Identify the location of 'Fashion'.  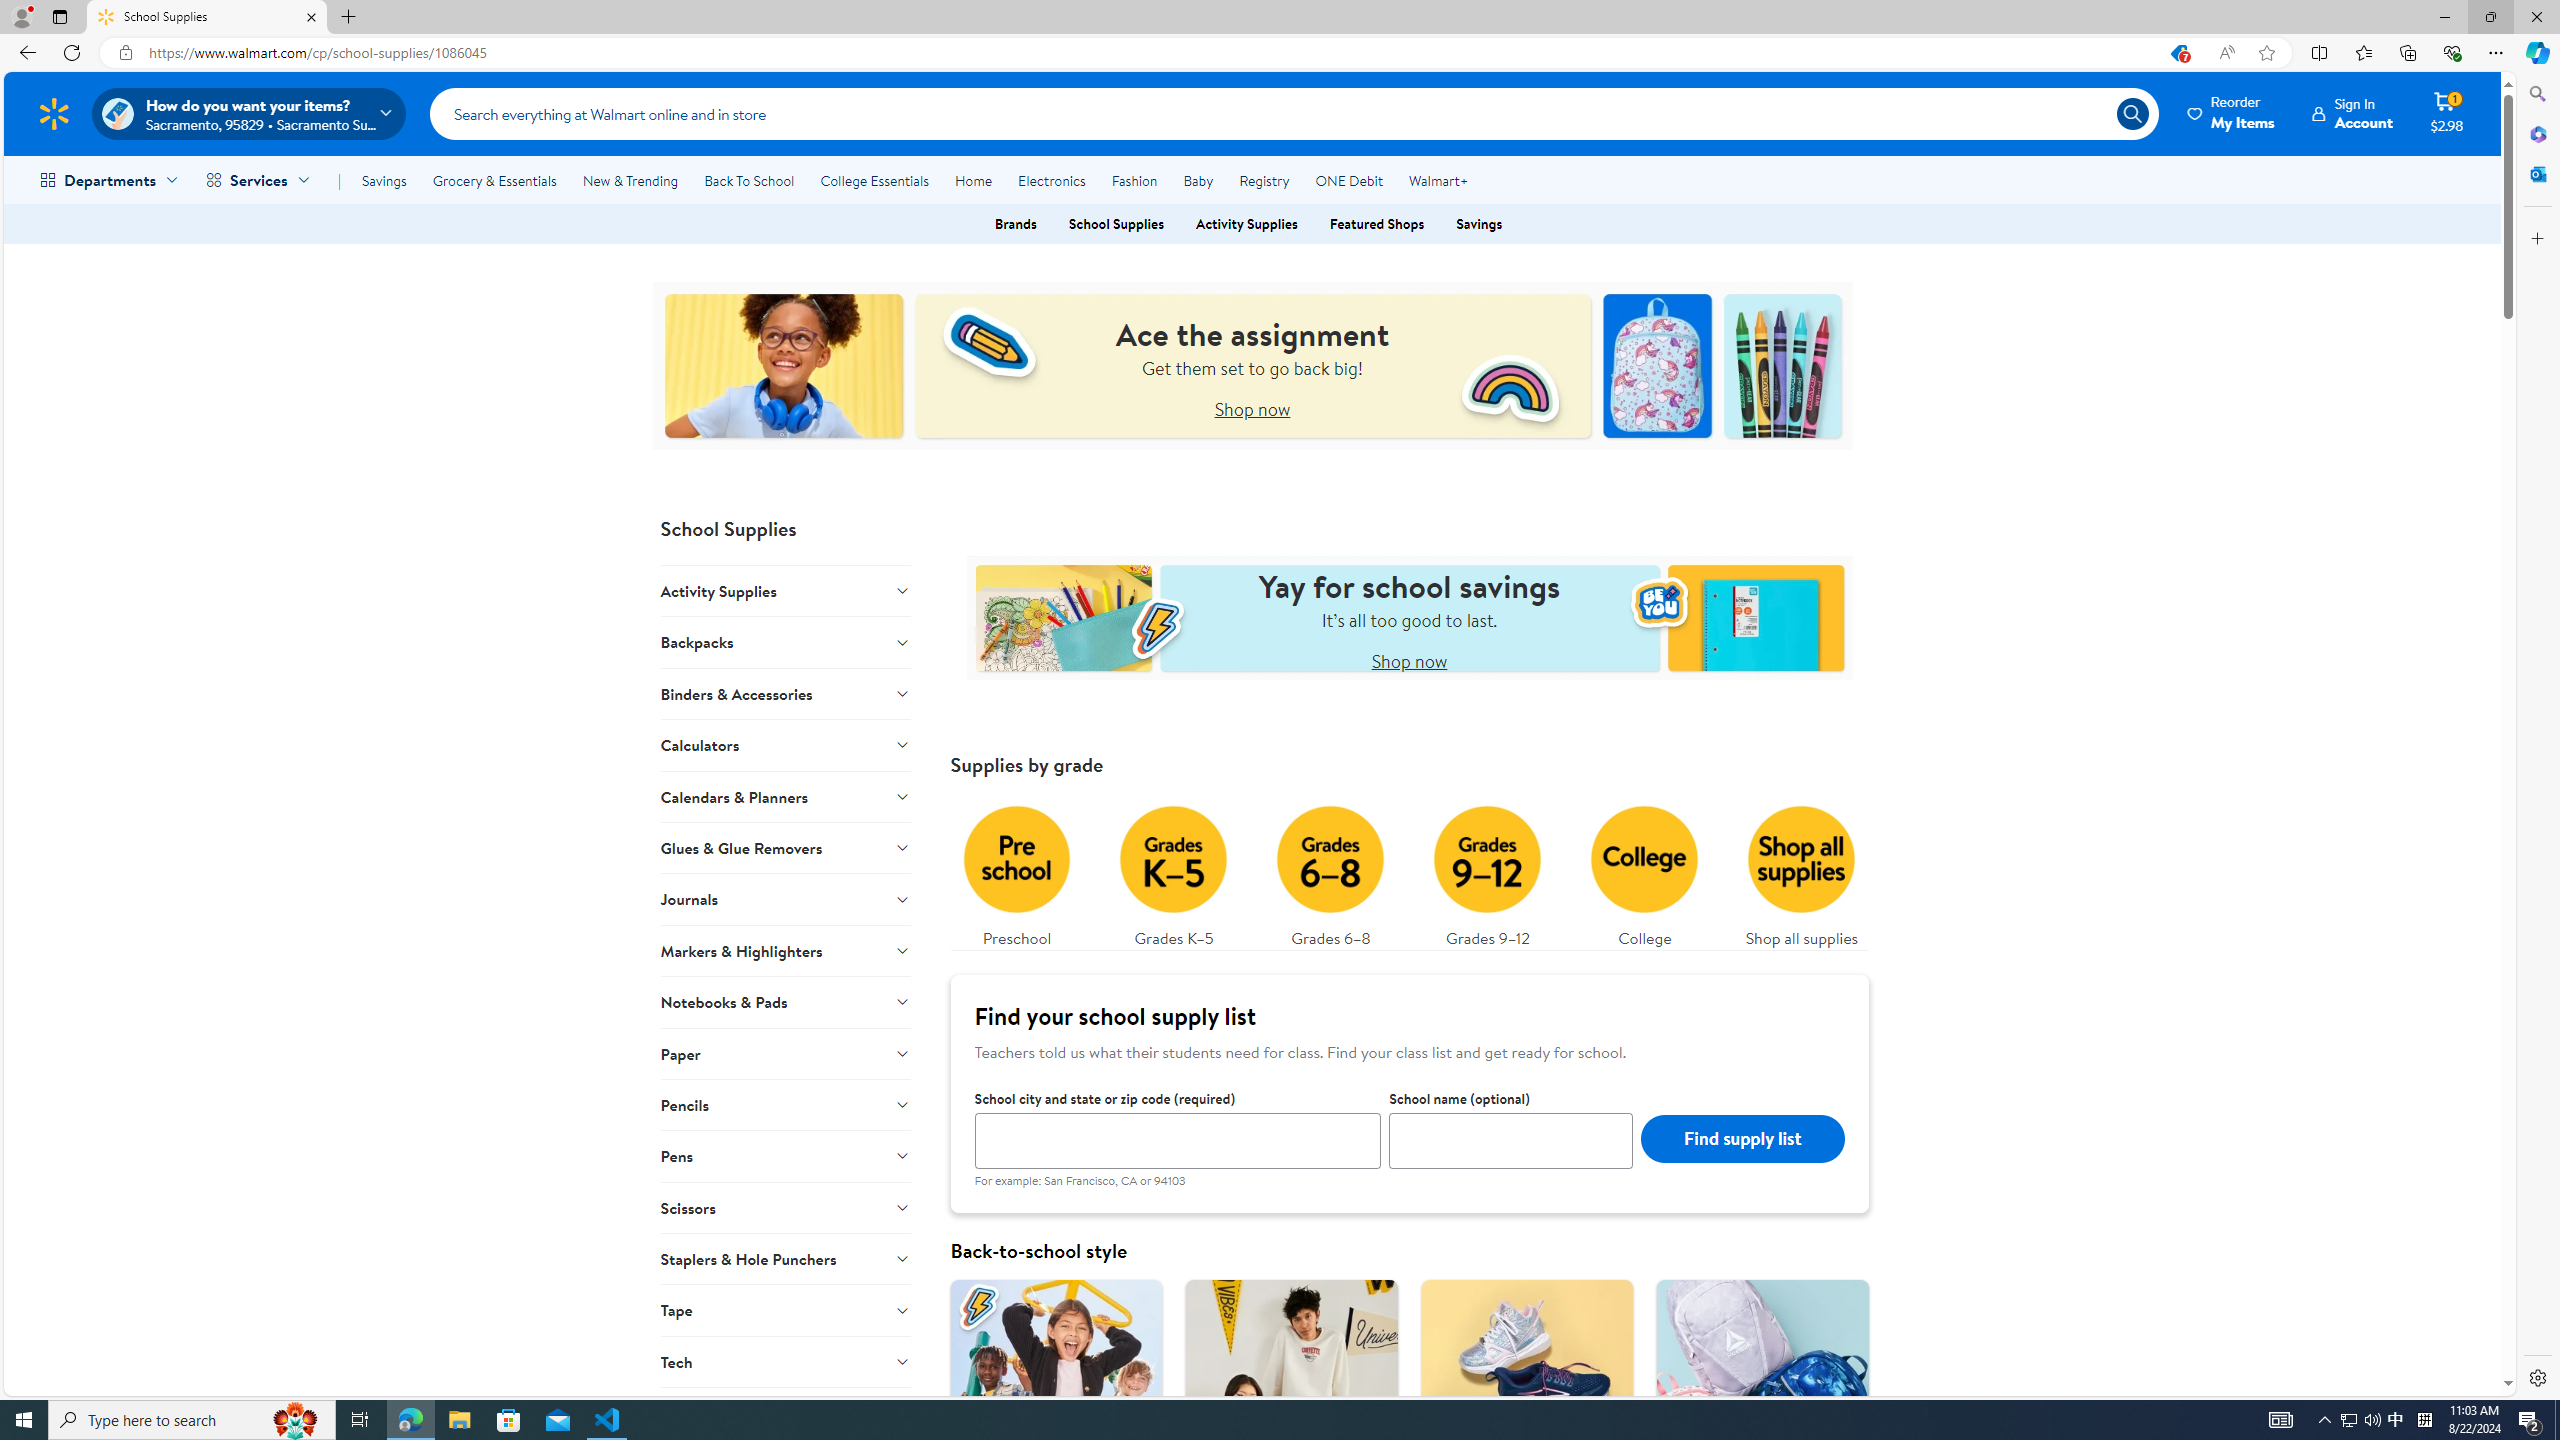
(1133, 180).